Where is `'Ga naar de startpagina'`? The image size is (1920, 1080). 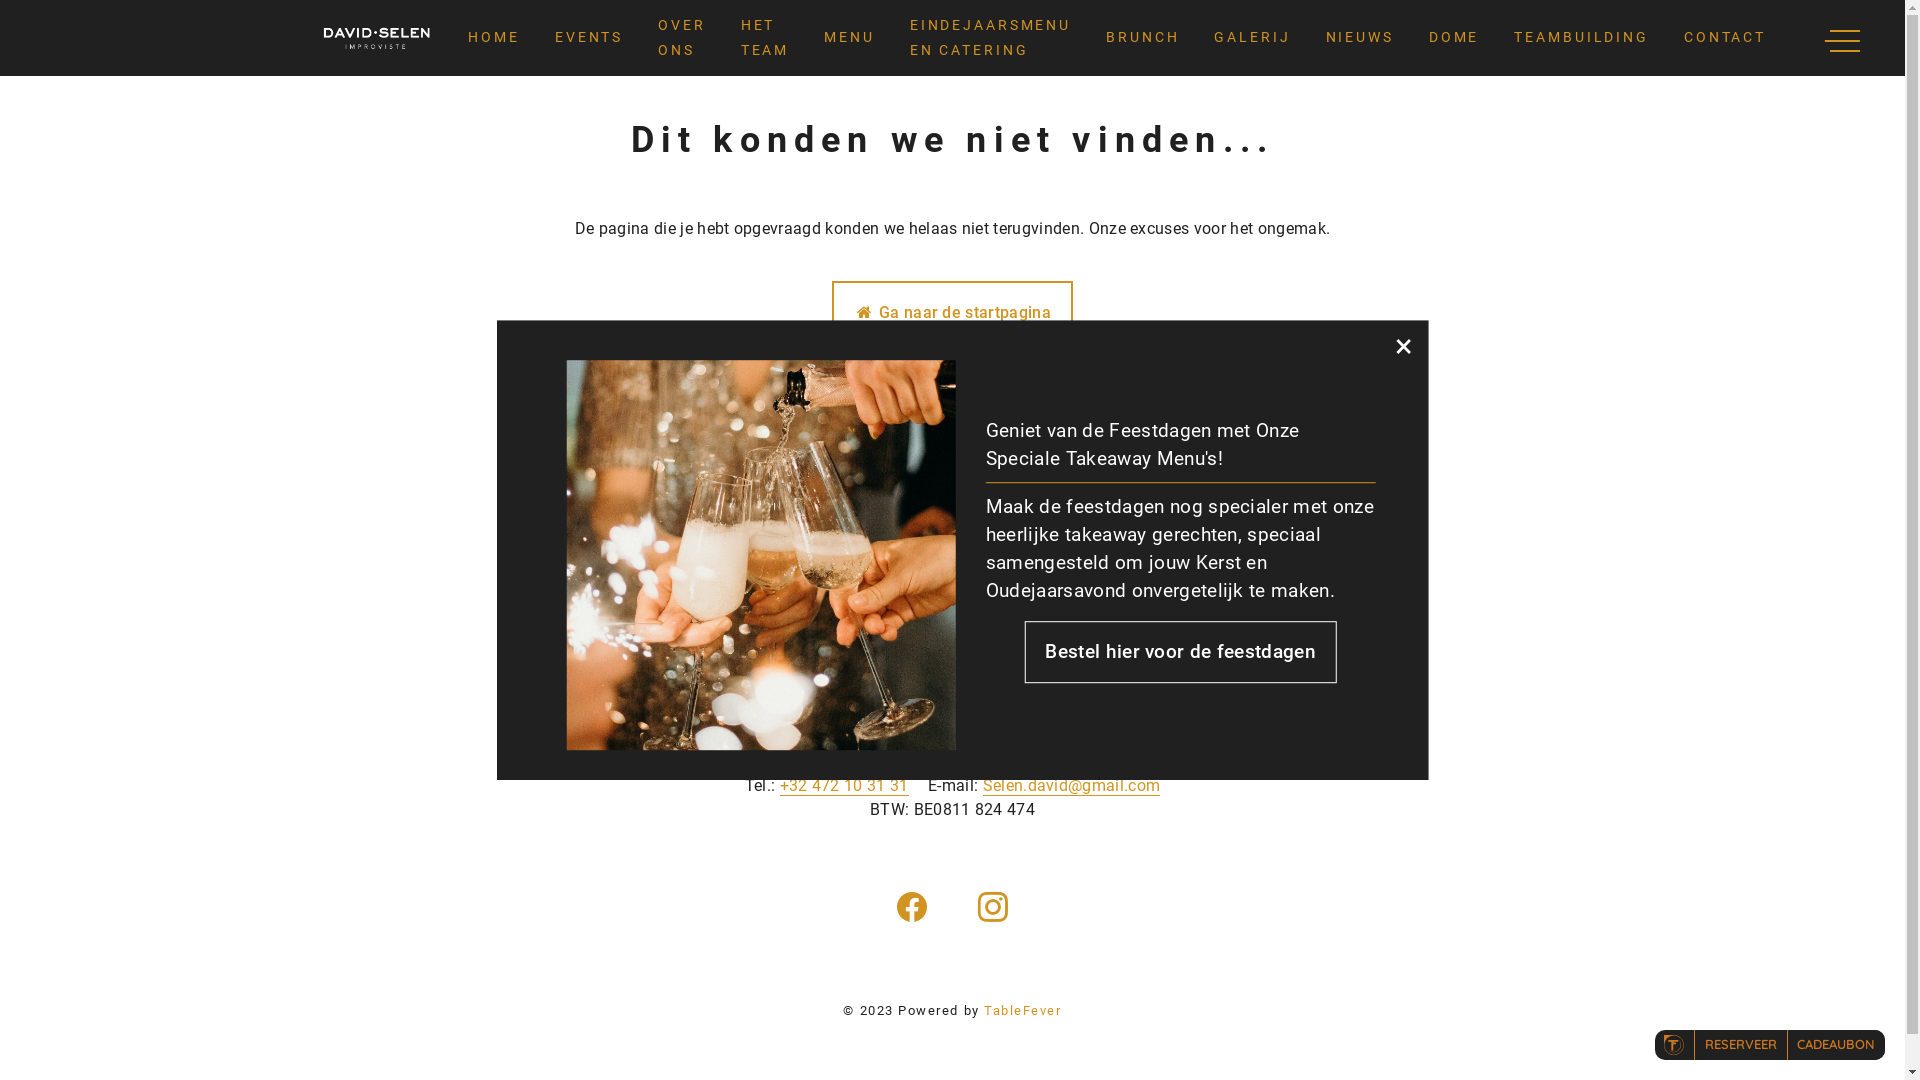
'Ga naar de startpagina' is located at coordinates (951, 312).